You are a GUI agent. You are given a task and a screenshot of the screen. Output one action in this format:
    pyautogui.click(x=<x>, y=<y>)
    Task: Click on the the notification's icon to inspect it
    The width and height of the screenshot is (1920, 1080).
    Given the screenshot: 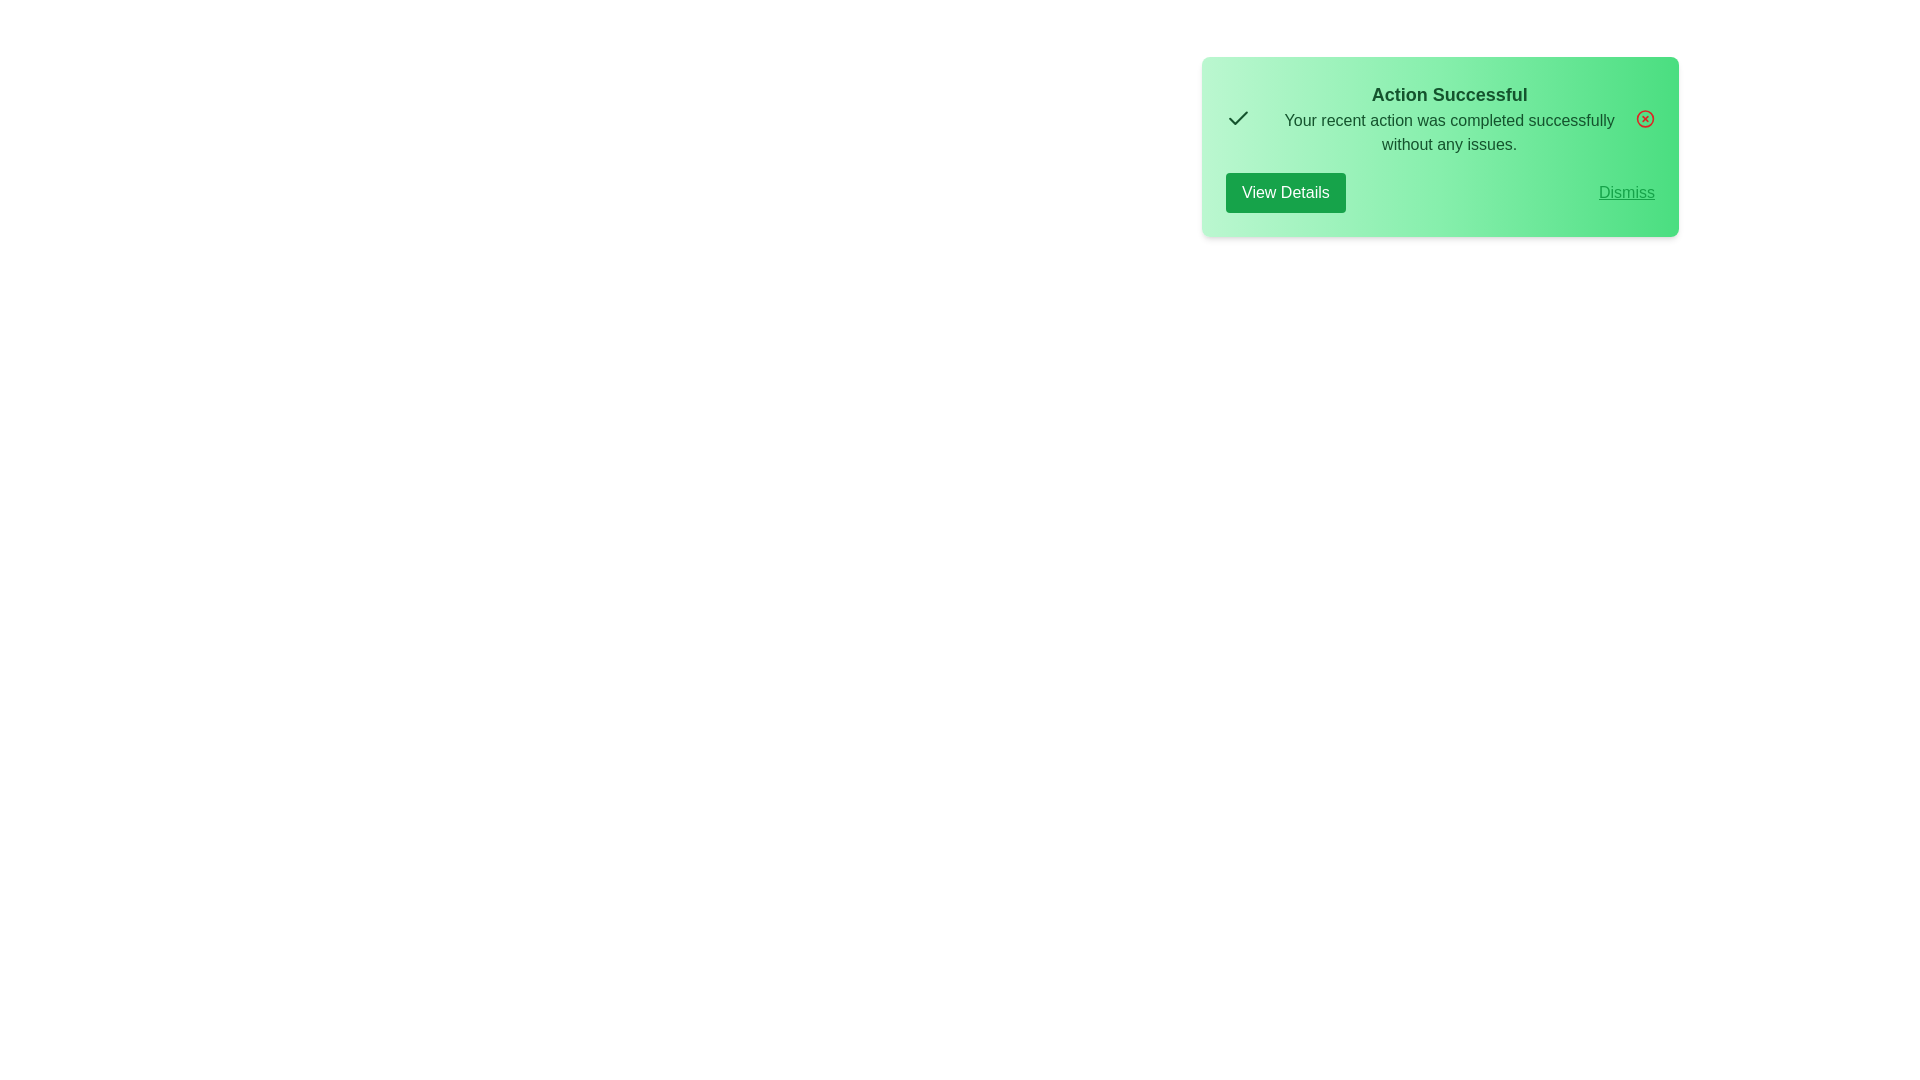 What is the action you would take?
    pyautogui.click(x=1237, y=119)
    